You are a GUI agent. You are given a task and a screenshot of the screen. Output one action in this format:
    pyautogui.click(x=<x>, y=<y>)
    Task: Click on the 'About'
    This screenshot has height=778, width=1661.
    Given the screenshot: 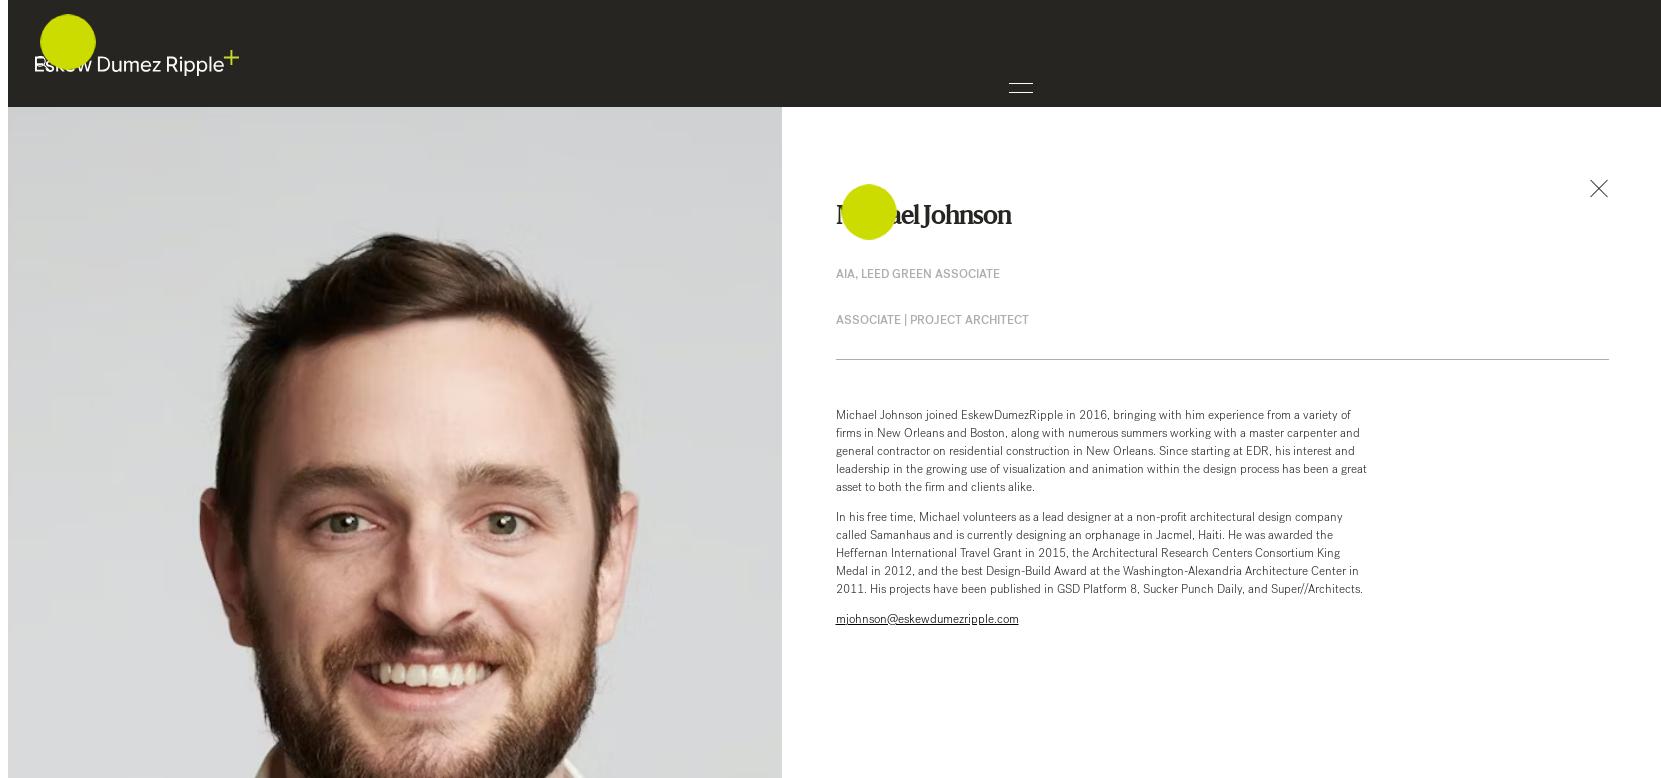 What is the action you would take?
    pyautogui.click(x=63, y=214)
    